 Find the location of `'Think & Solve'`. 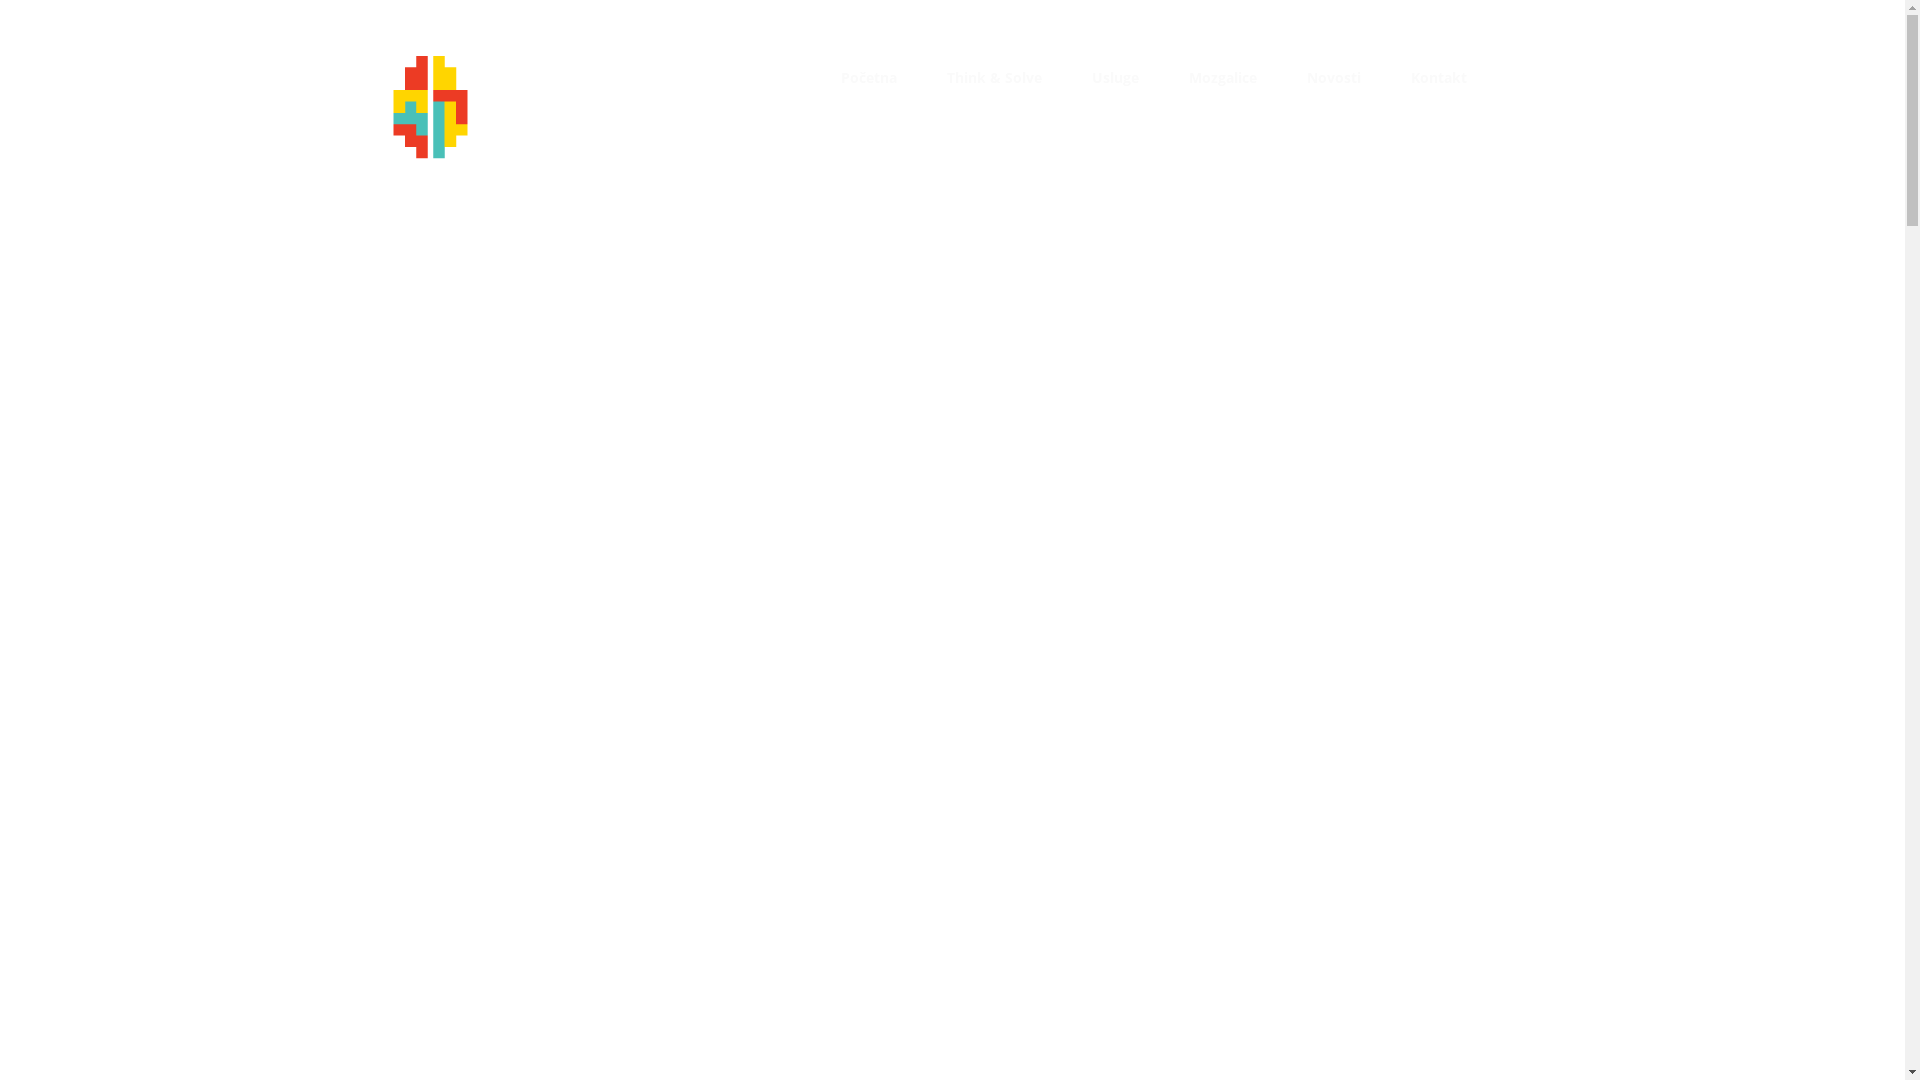

'Think & Solve' is located at coordinates (994, 76).